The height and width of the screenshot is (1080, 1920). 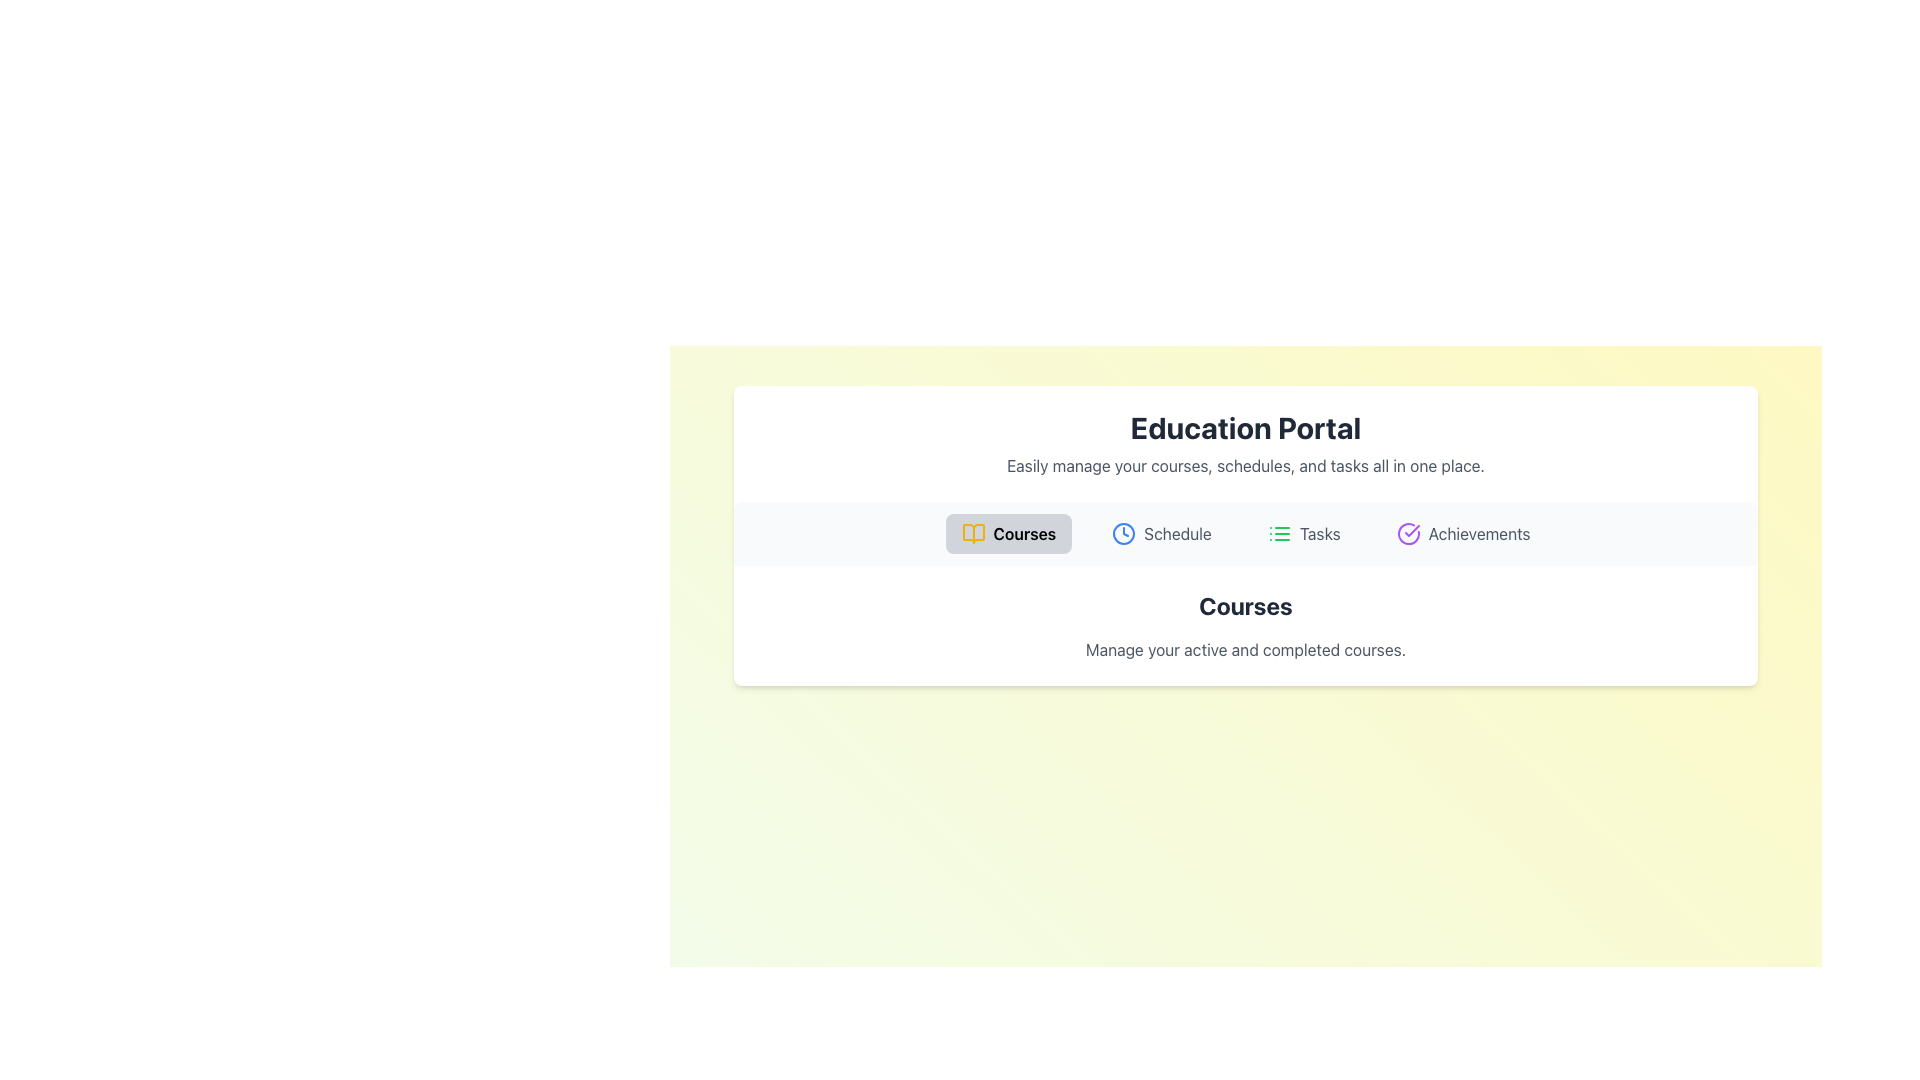 I want to click on the bold text 'Education Portal', so click(x=1245, y=427).